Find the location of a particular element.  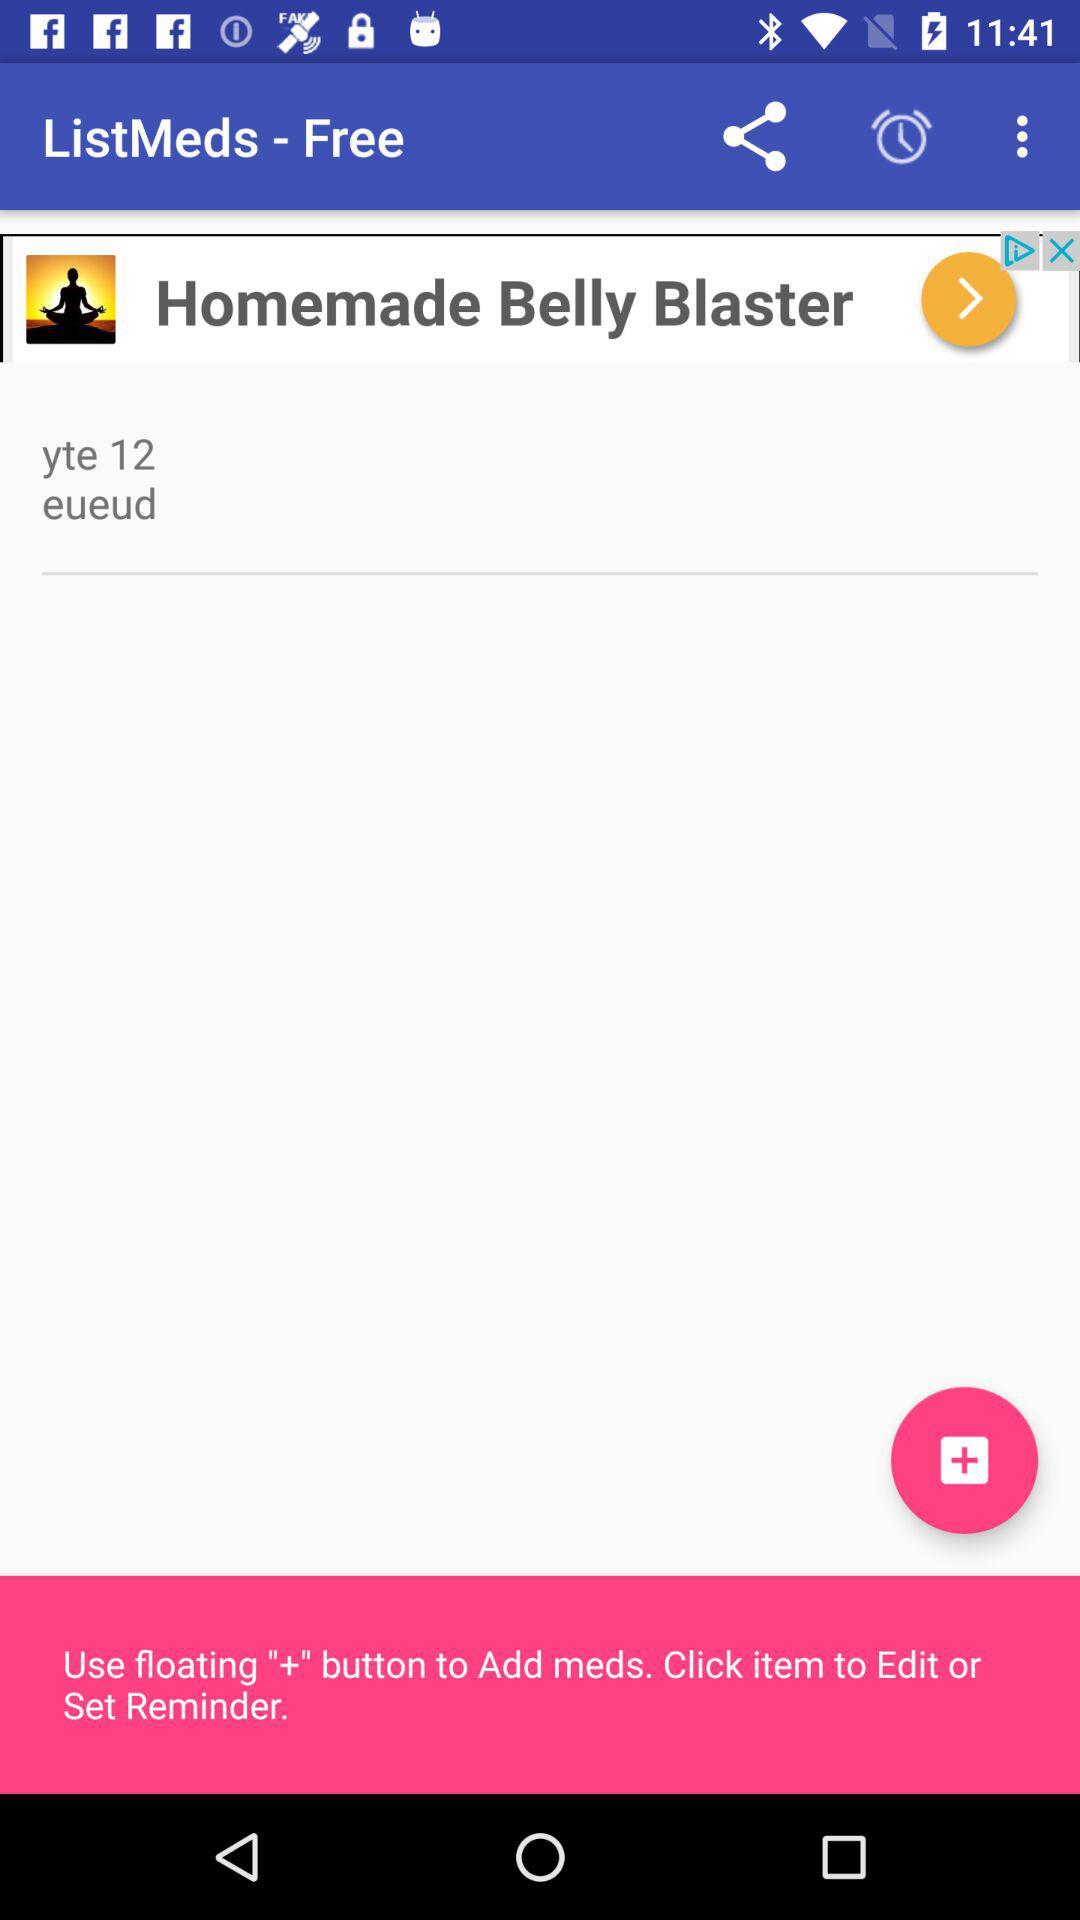

the add icon is located at coordinates (963, 1460).